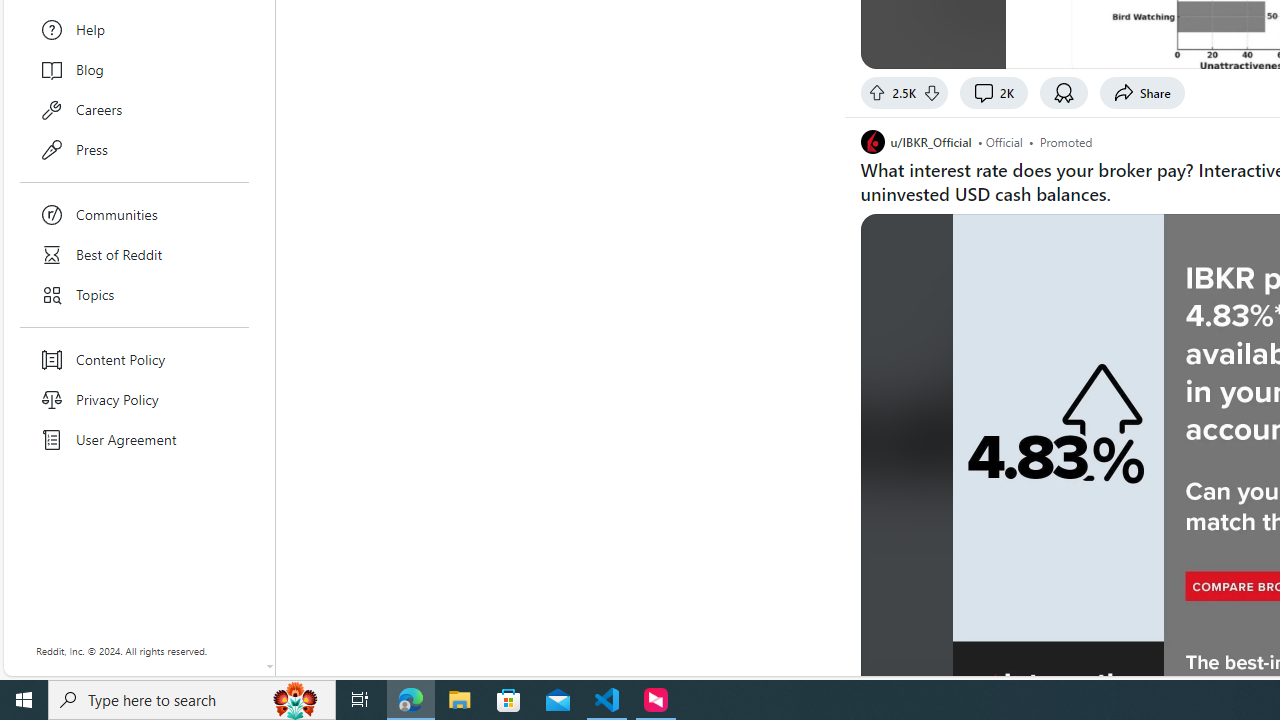  Describe the element at coordinates (994, 92) in the screenshot. I see `'2K comments'` at that location.